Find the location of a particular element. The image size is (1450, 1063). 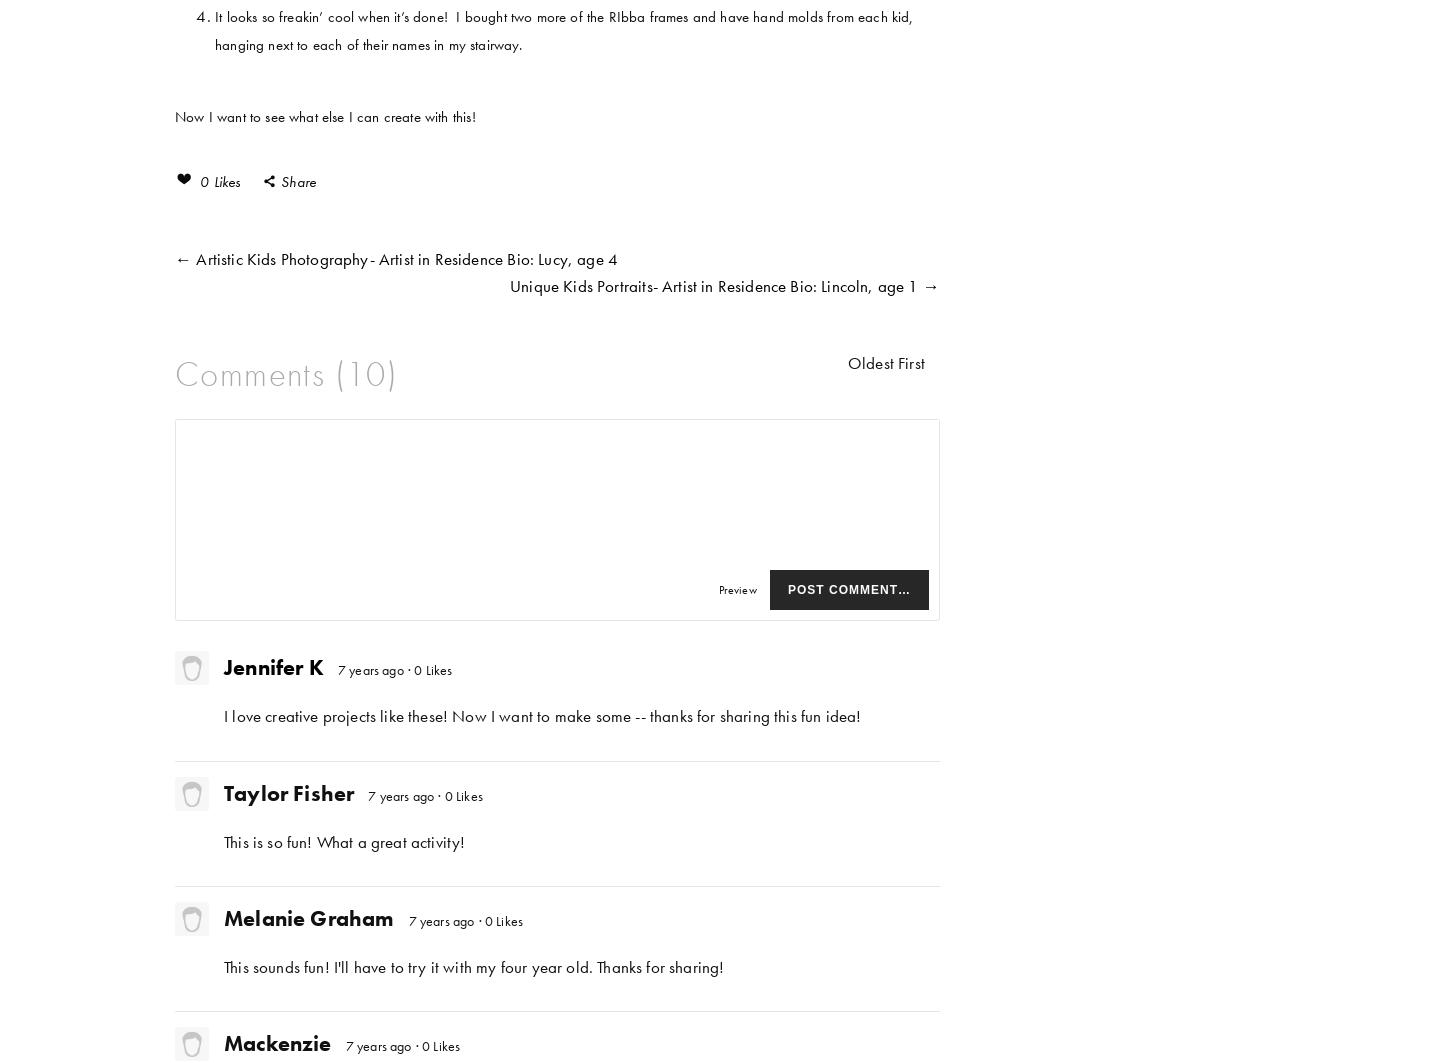

'Share' is located at coordinates (298, 181).